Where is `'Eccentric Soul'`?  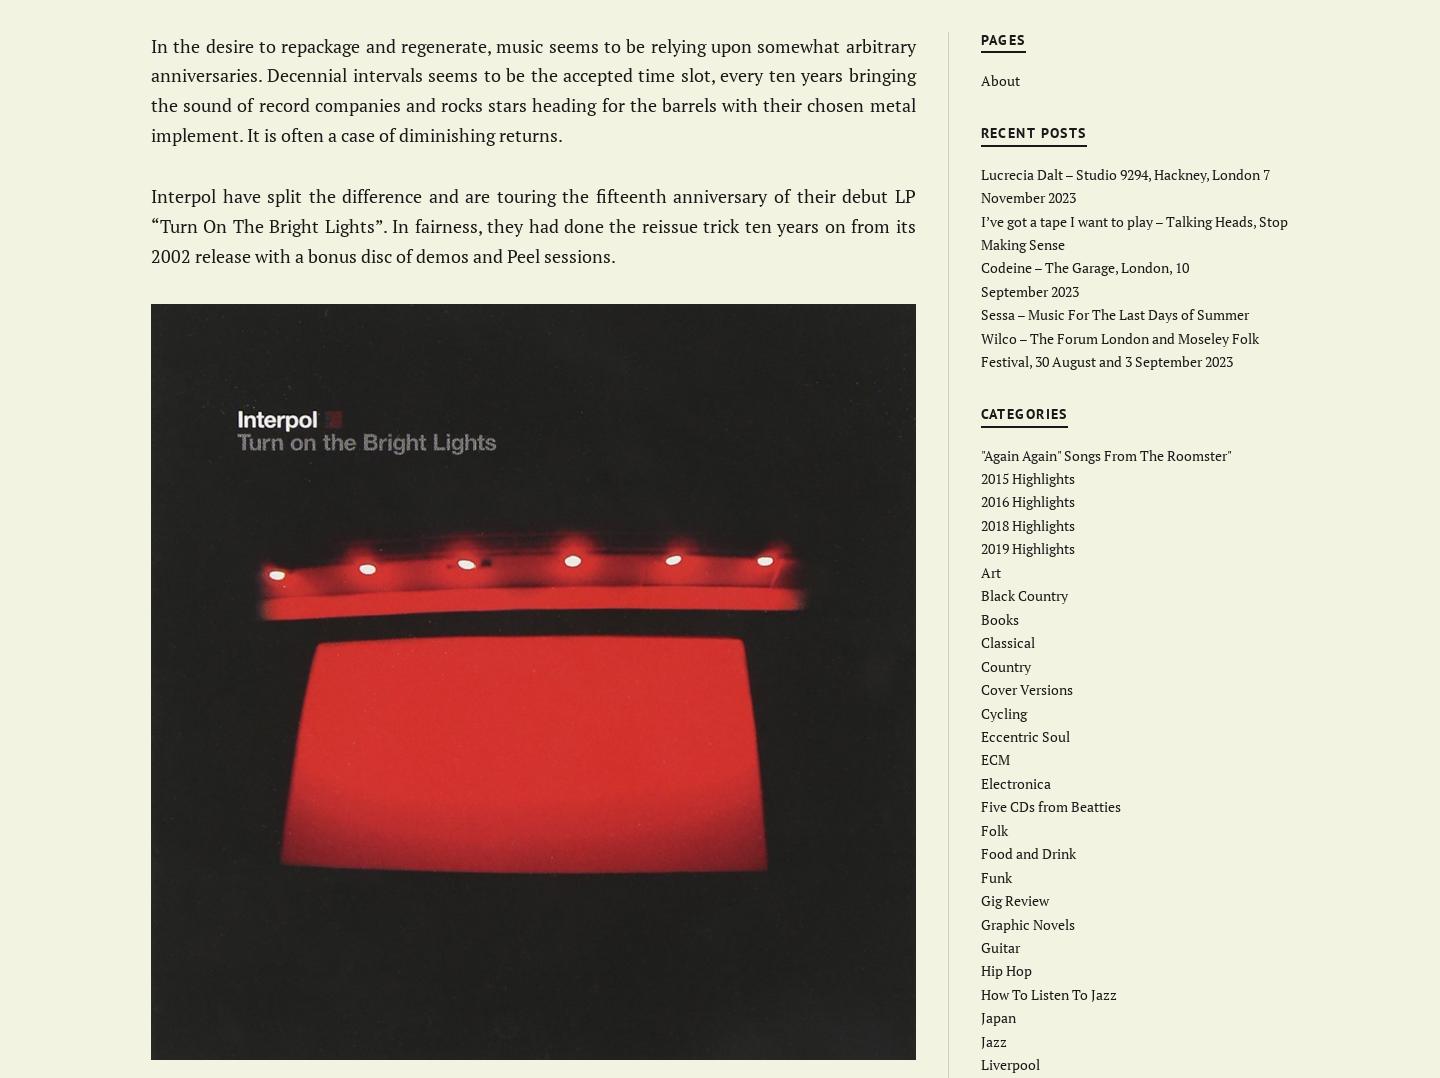 'Eccentric Soul' is located at coordinates (1024, 735).